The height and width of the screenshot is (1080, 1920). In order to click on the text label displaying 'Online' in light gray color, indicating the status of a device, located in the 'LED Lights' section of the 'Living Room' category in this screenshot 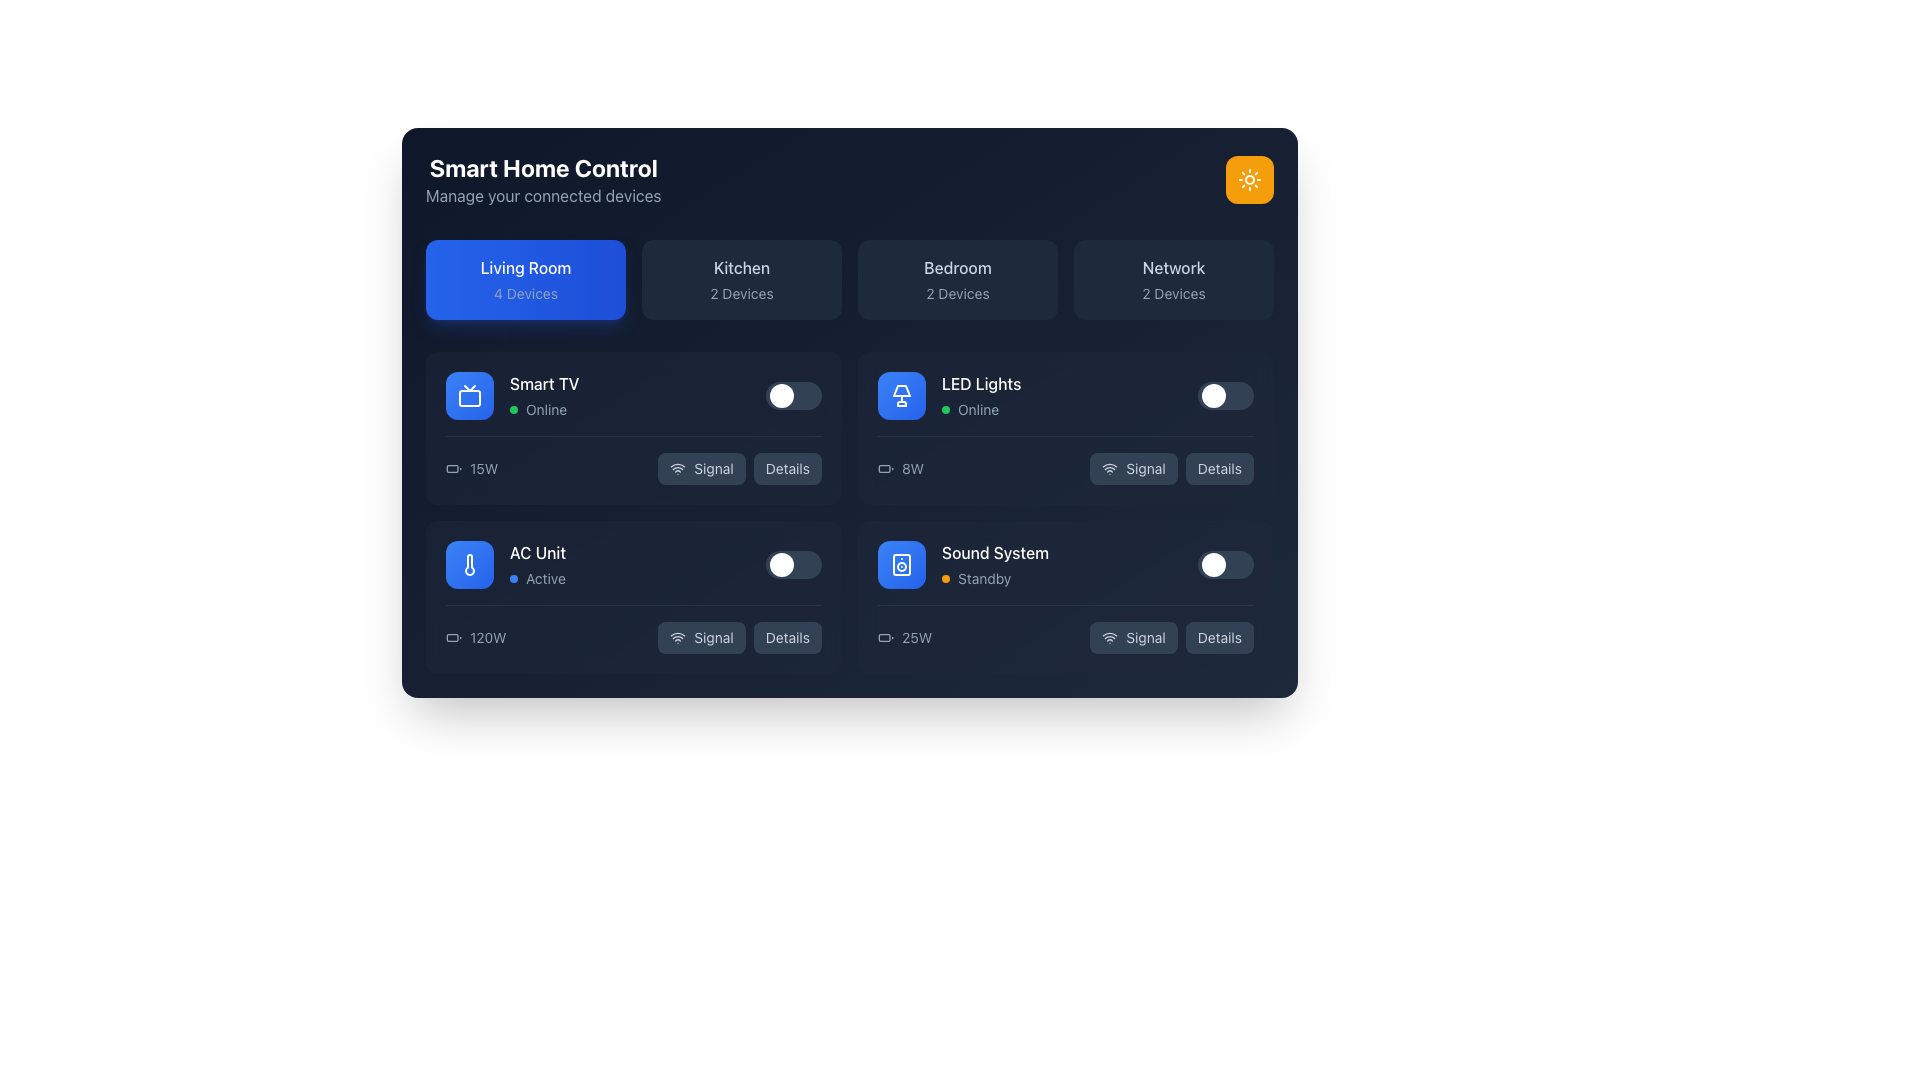, I will do `click(978, 408)`.